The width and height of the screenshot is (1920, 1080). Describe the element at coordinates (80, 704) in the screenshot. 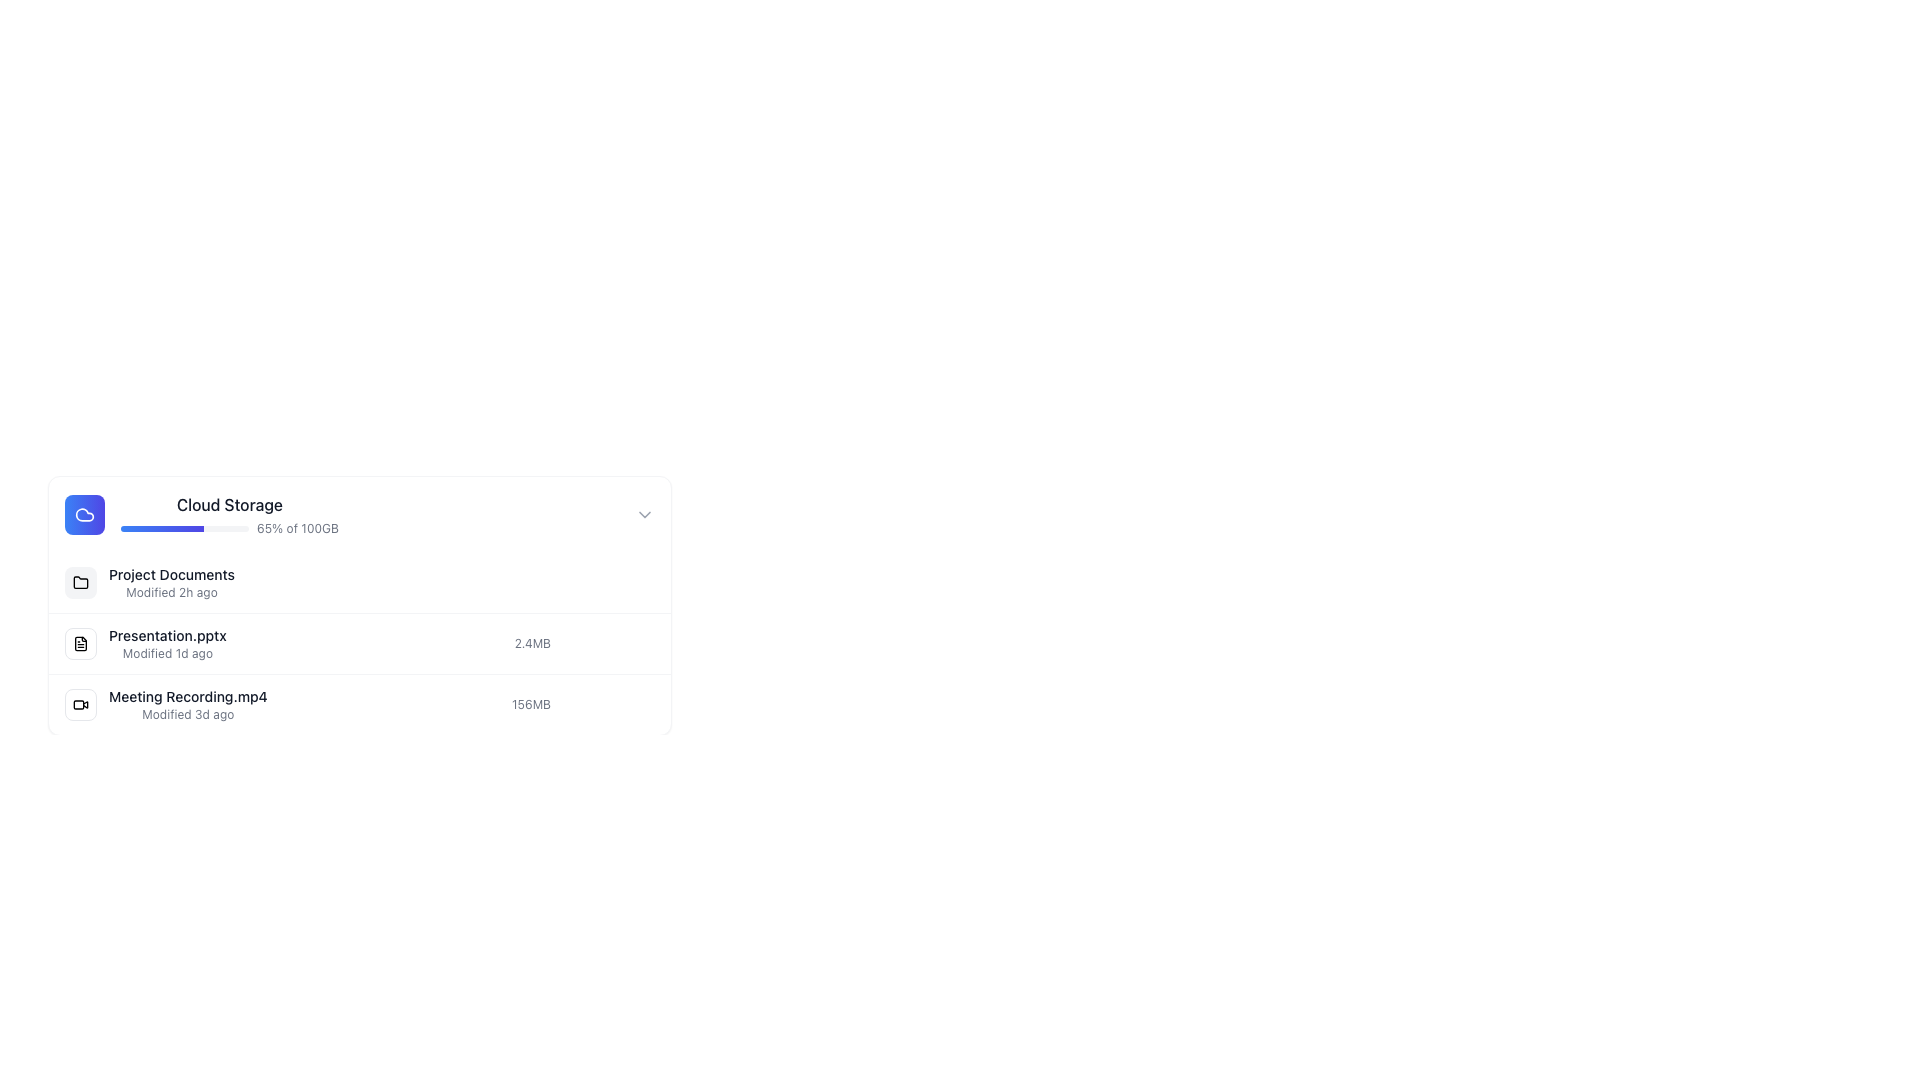

I see `the video camera icon in the rightmost cell of the file list row labeled 'Meeting Recording.mp4' to play or interact with the video file` at that location.